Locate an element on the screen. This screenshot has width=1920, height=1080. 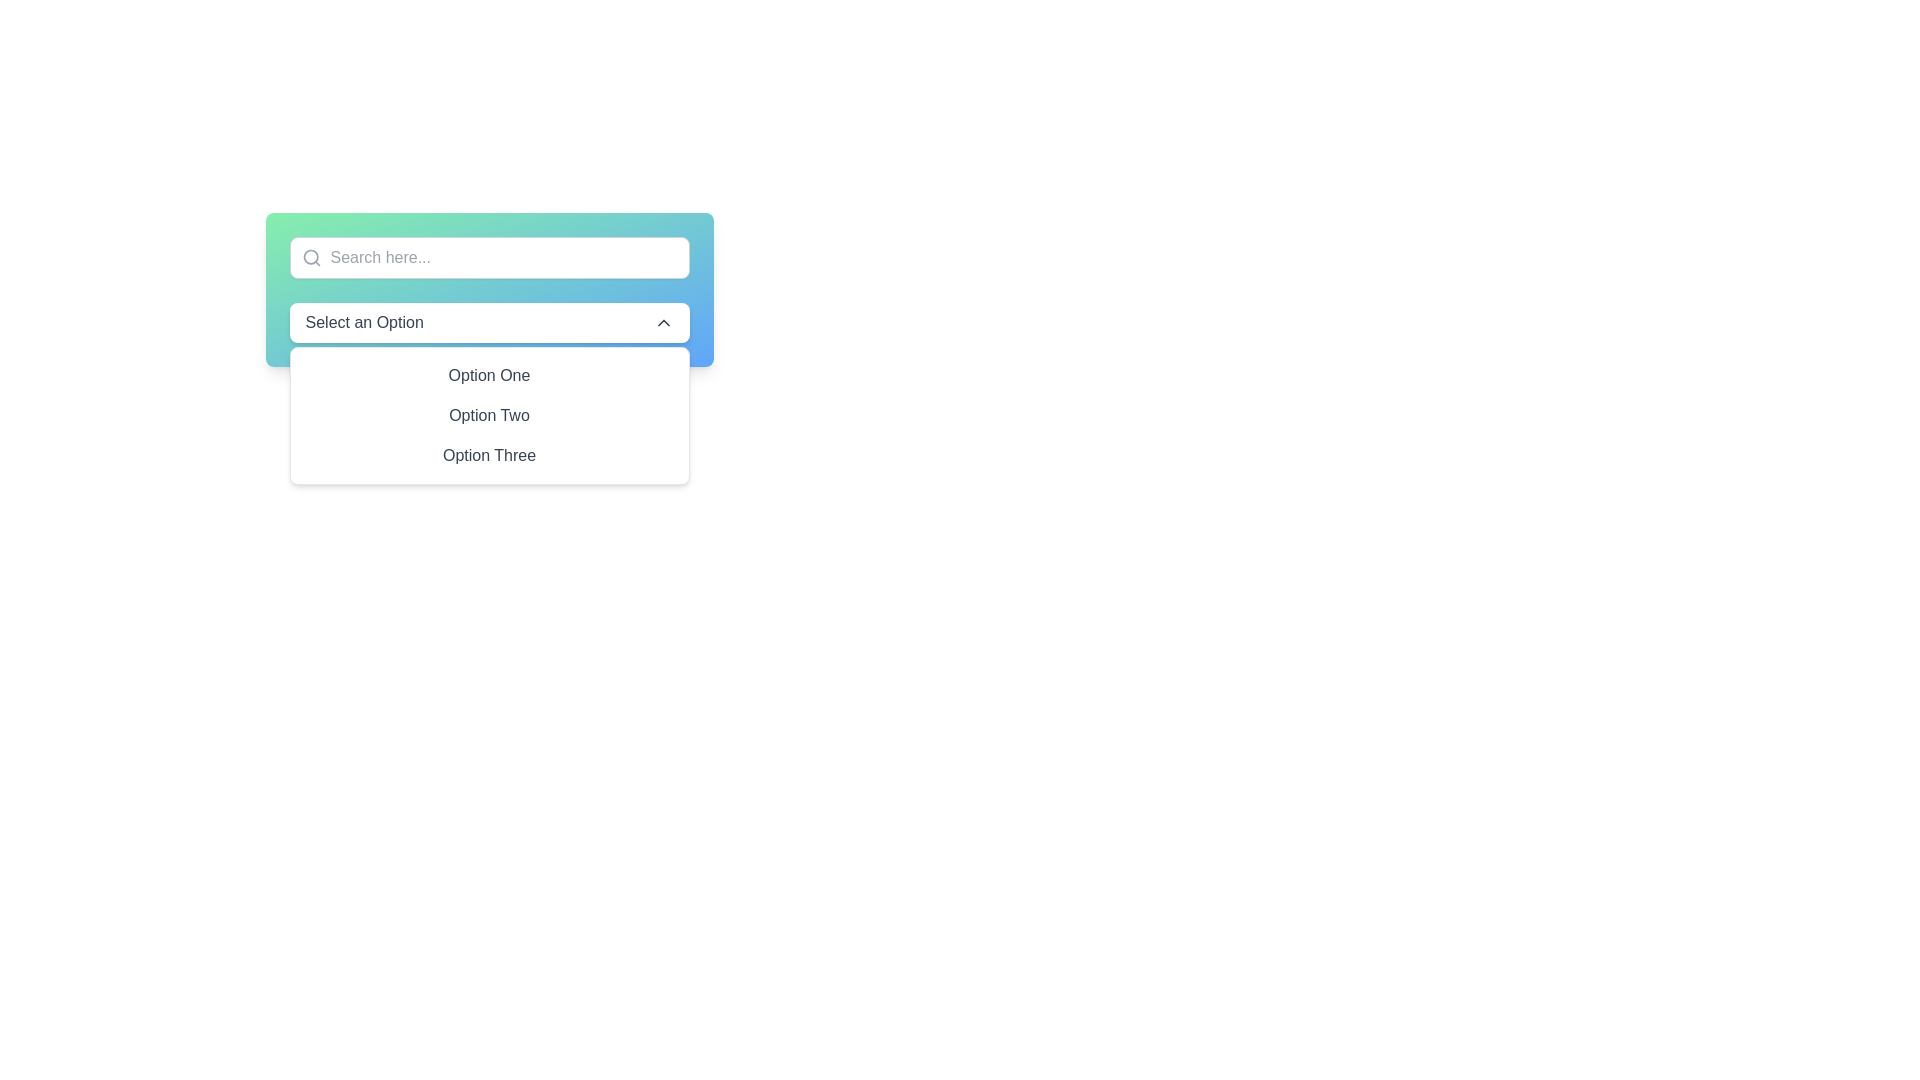
the horizontally centered menu item labeled 'Option Two' is located at coordinates (489, 415).